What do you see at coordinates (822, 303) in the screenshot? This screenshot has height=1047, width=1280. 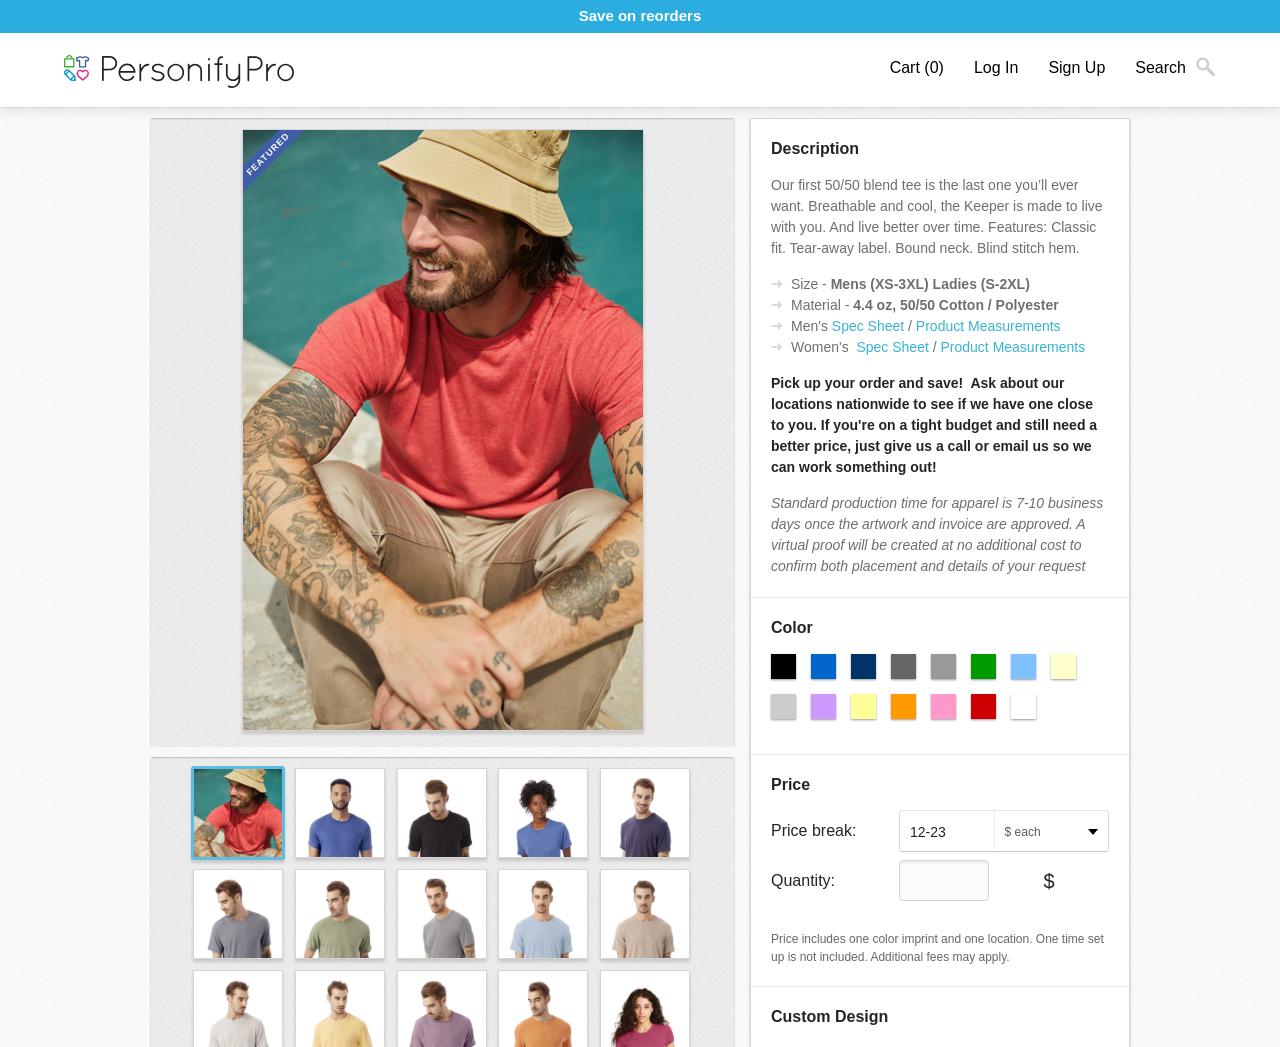 I see `'Material -'` at bounding box center [822, 303].